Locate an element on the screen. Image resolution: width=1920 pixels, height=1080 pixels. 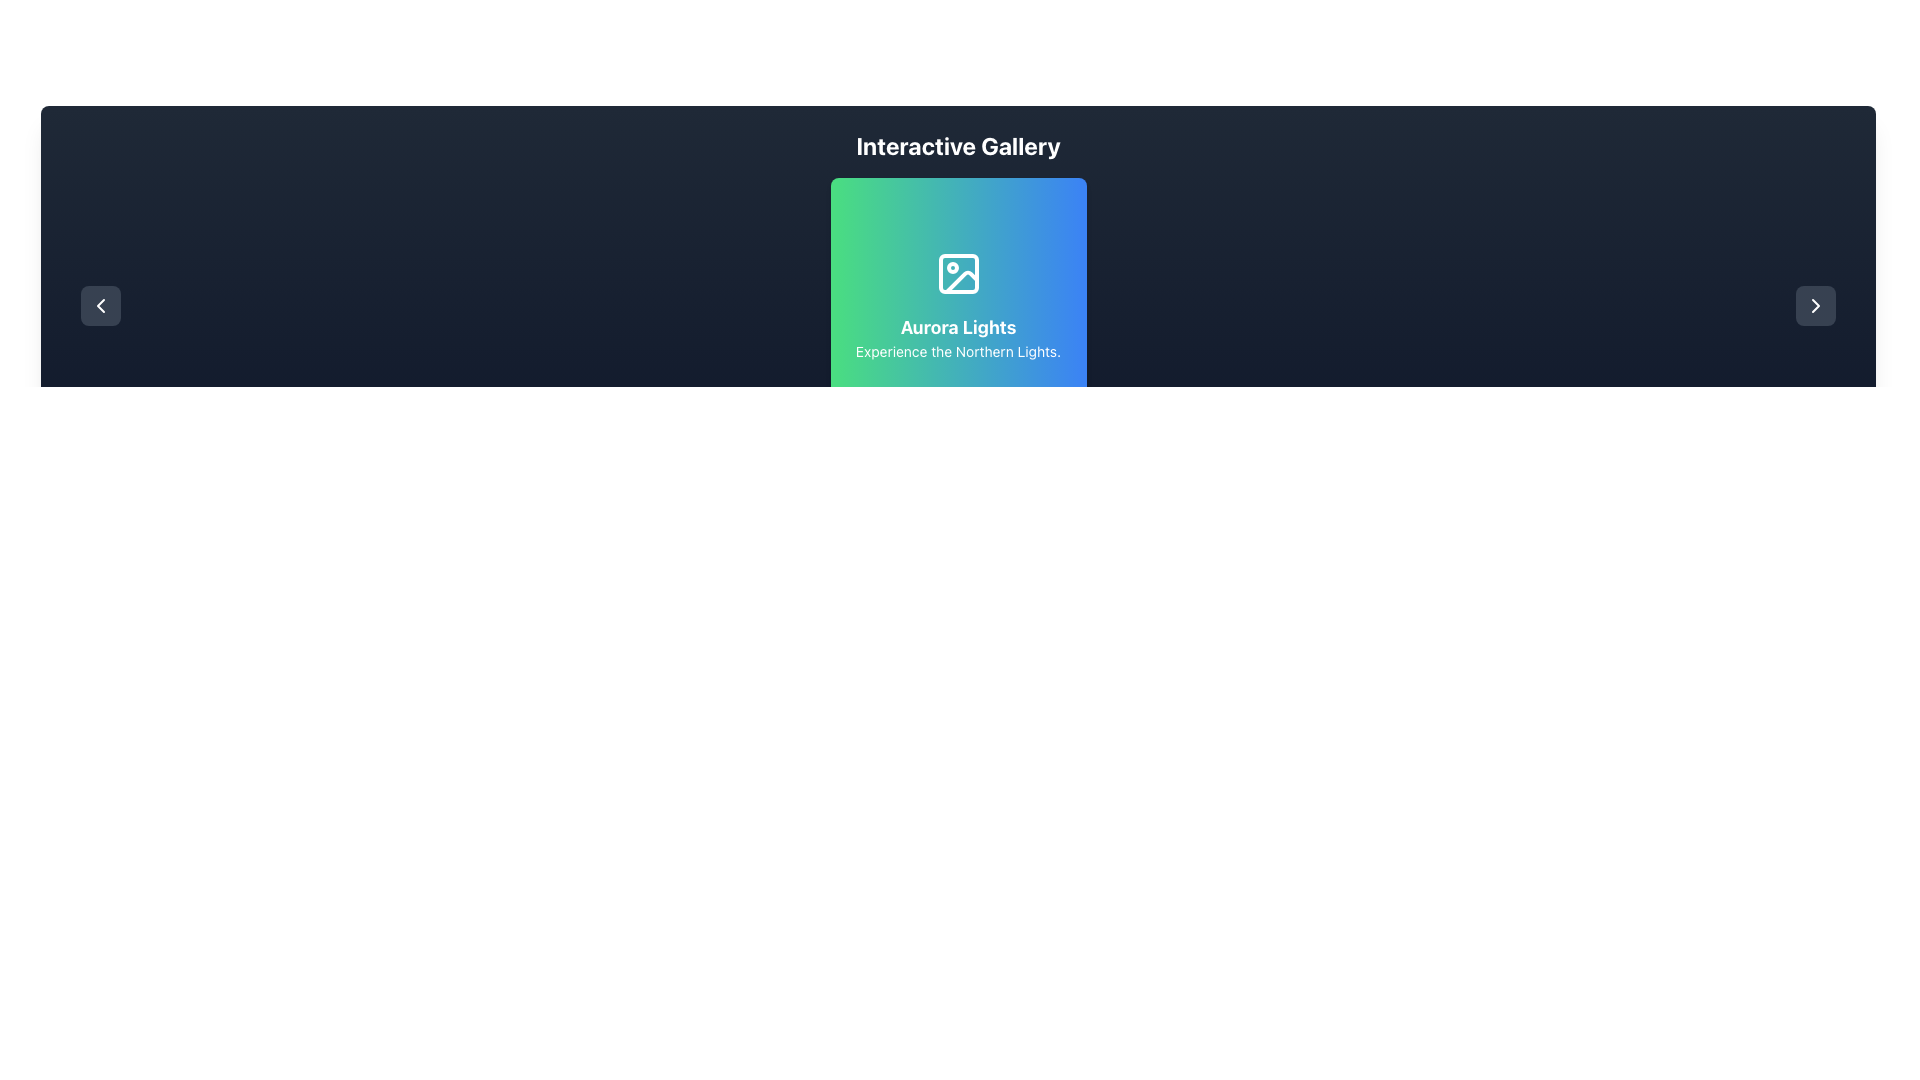
the leftward-facing chevron icon located in the dark header section, which serves as a navigational aid for the gallery is located at coordinates (99, 305).